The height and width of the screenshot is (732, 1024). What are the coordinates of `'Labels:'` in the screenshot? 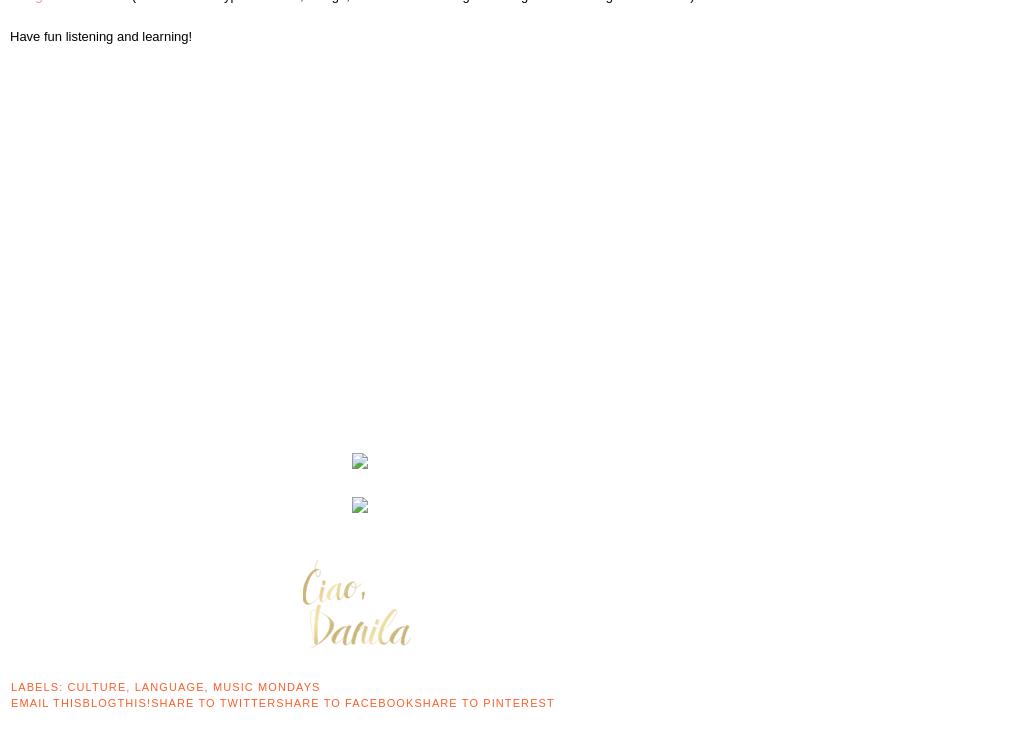 It's located at (39, 686).